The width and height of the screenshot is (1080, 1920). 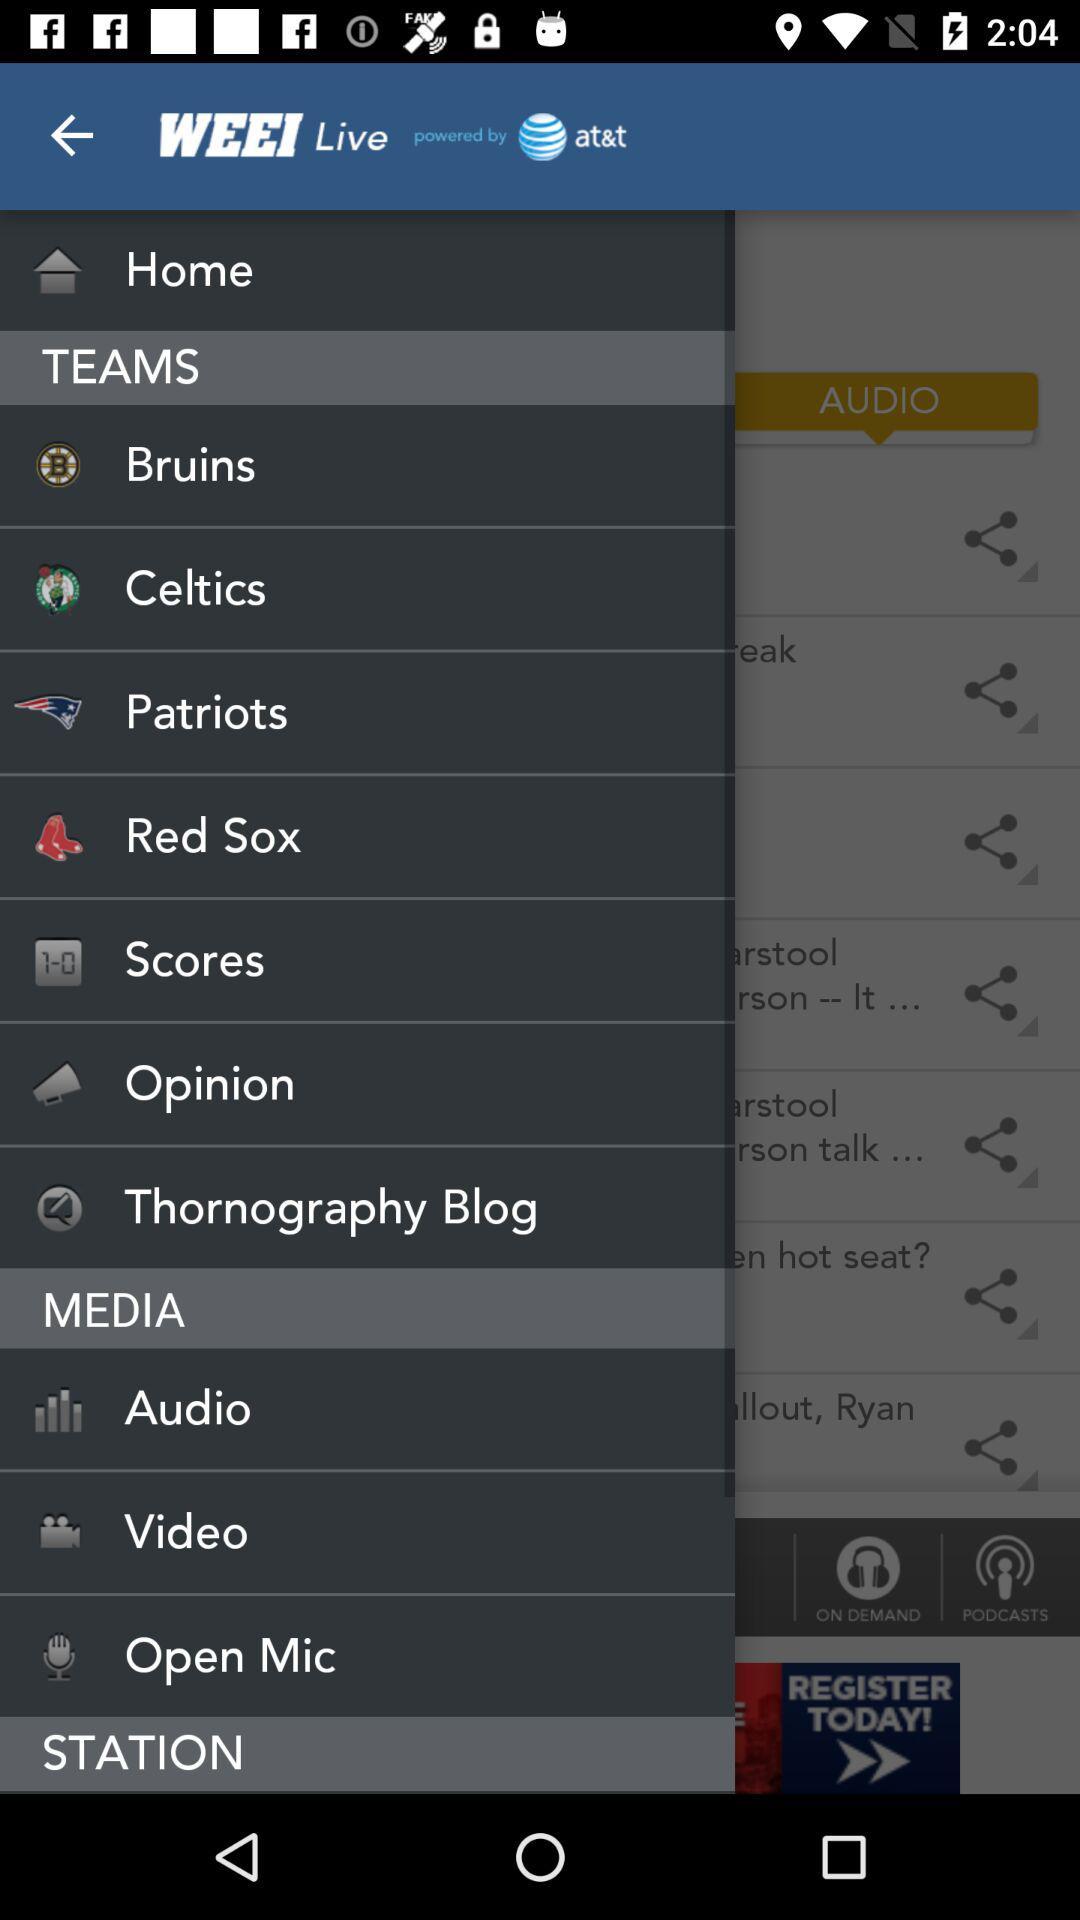 What do you see at coordinates (540, 1727) in the screenshot?
I see `banner advertisement` at bounding box center [540, 1727].